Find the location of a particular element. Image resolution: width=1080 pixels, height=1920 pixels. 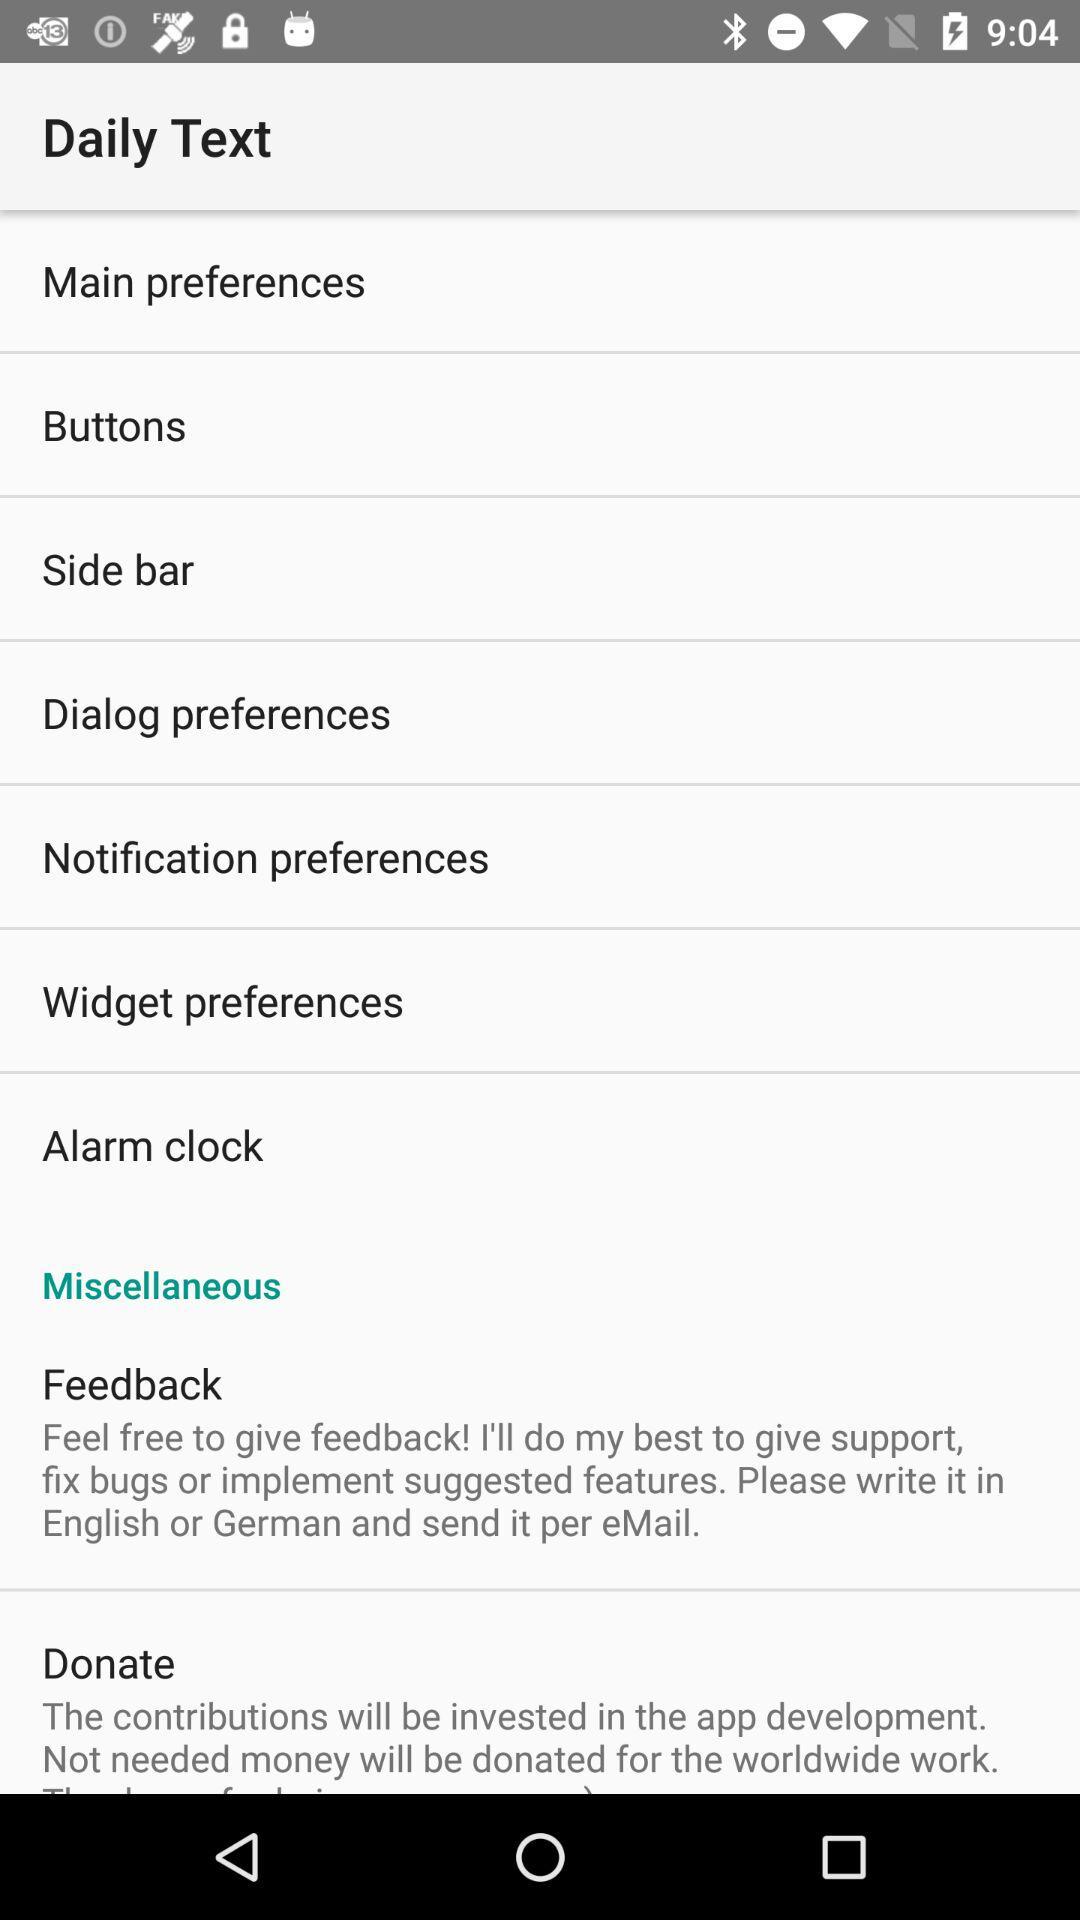

the side bar item is located at coordinates (118, 567).